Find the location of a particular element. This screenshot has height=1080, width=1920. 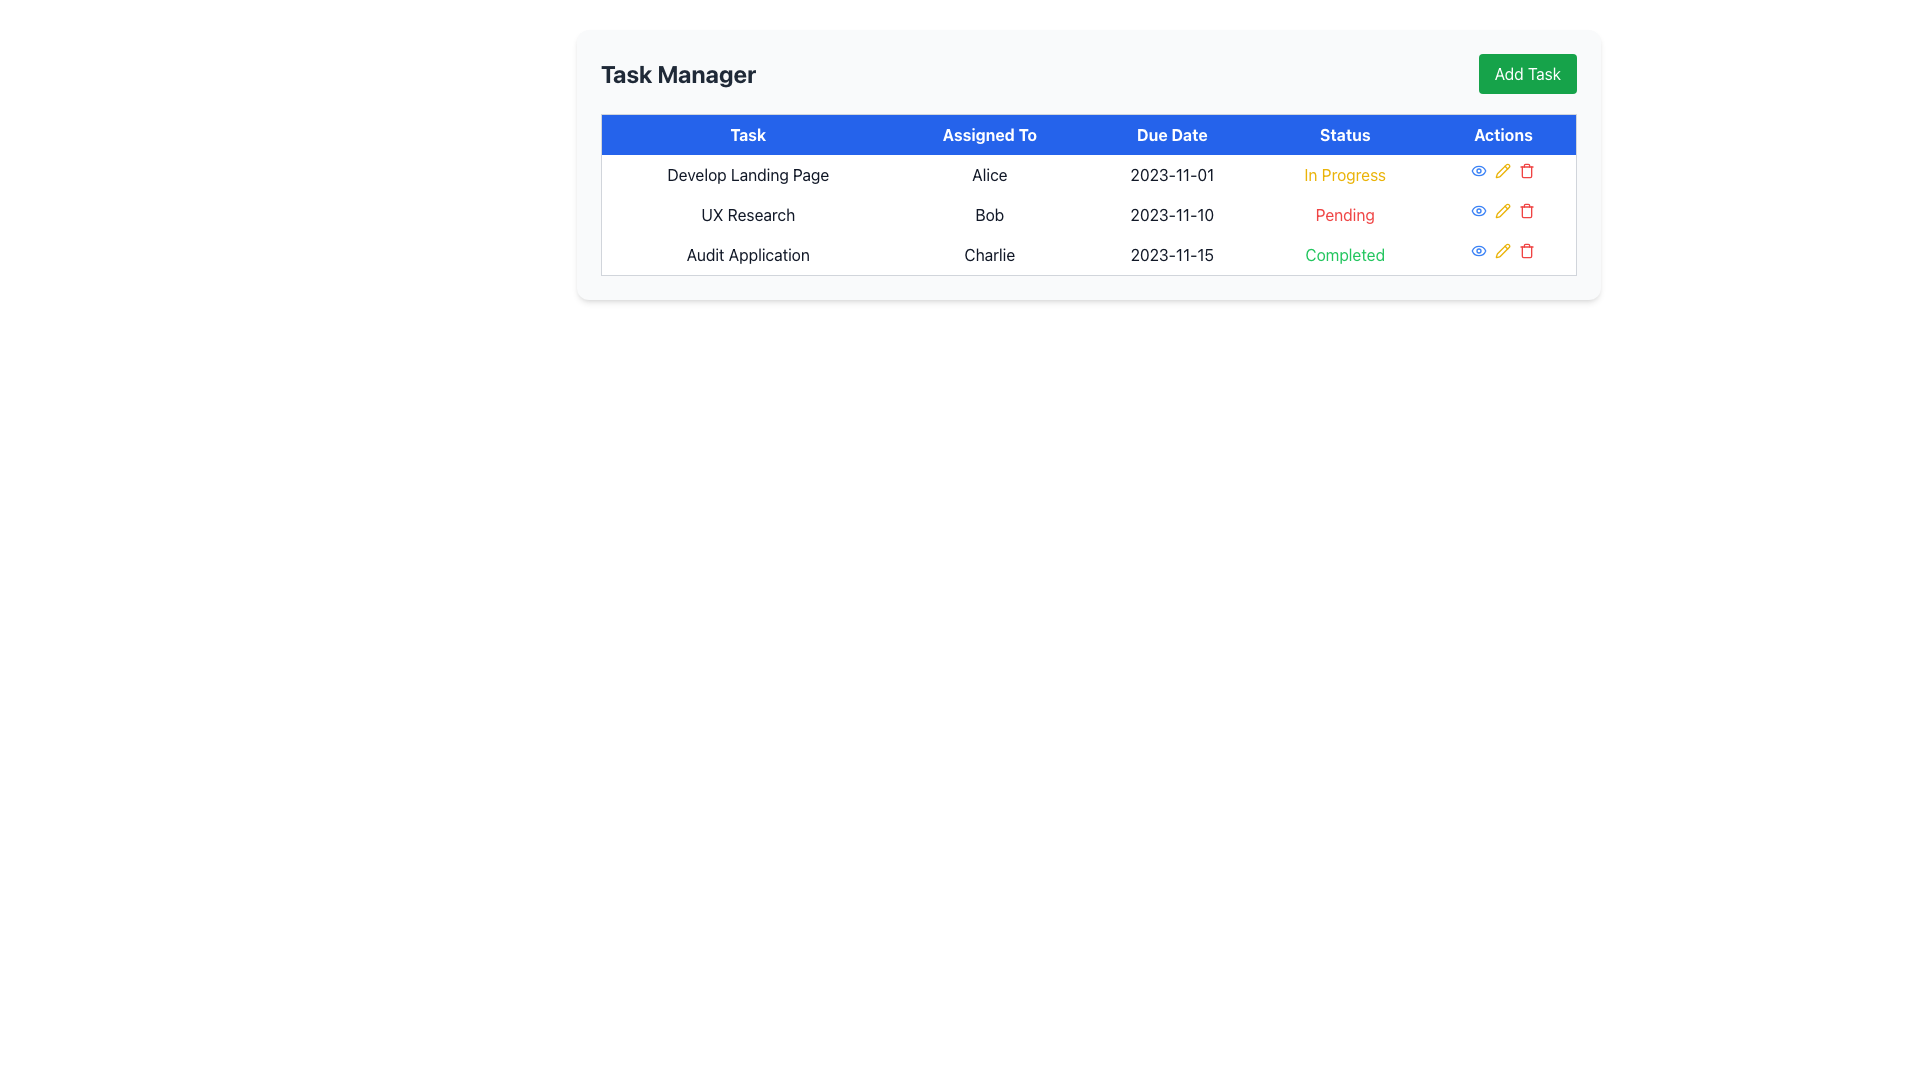

the edit button icon in the 'Actions' column for the 'Develop Landing Page' task is located at coordinates (1503, 169).